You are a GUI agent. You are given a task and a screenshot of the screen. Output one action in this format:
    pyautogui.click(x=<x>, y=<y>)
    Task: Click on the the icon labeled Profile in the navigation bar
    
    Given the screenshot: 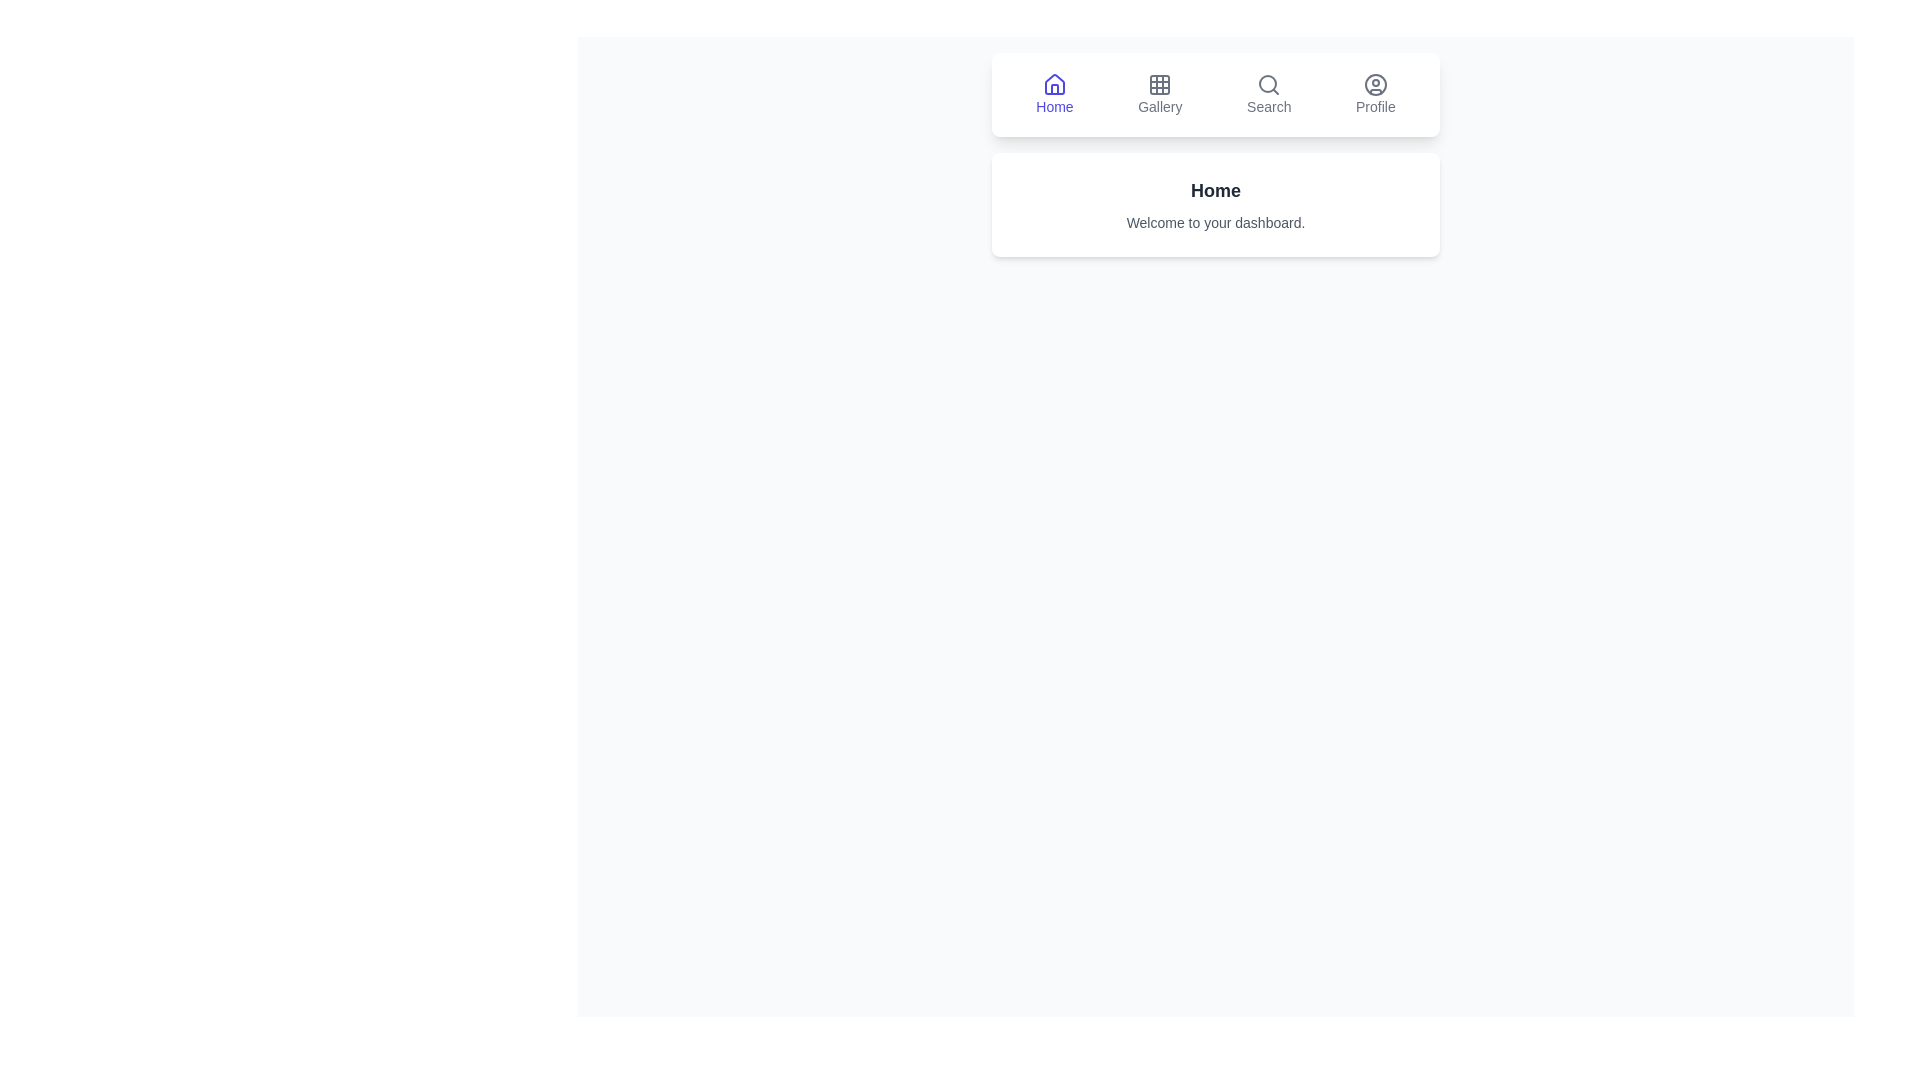 What is the action you would take?
    pyautogui.click(x=1374, y=95)
    